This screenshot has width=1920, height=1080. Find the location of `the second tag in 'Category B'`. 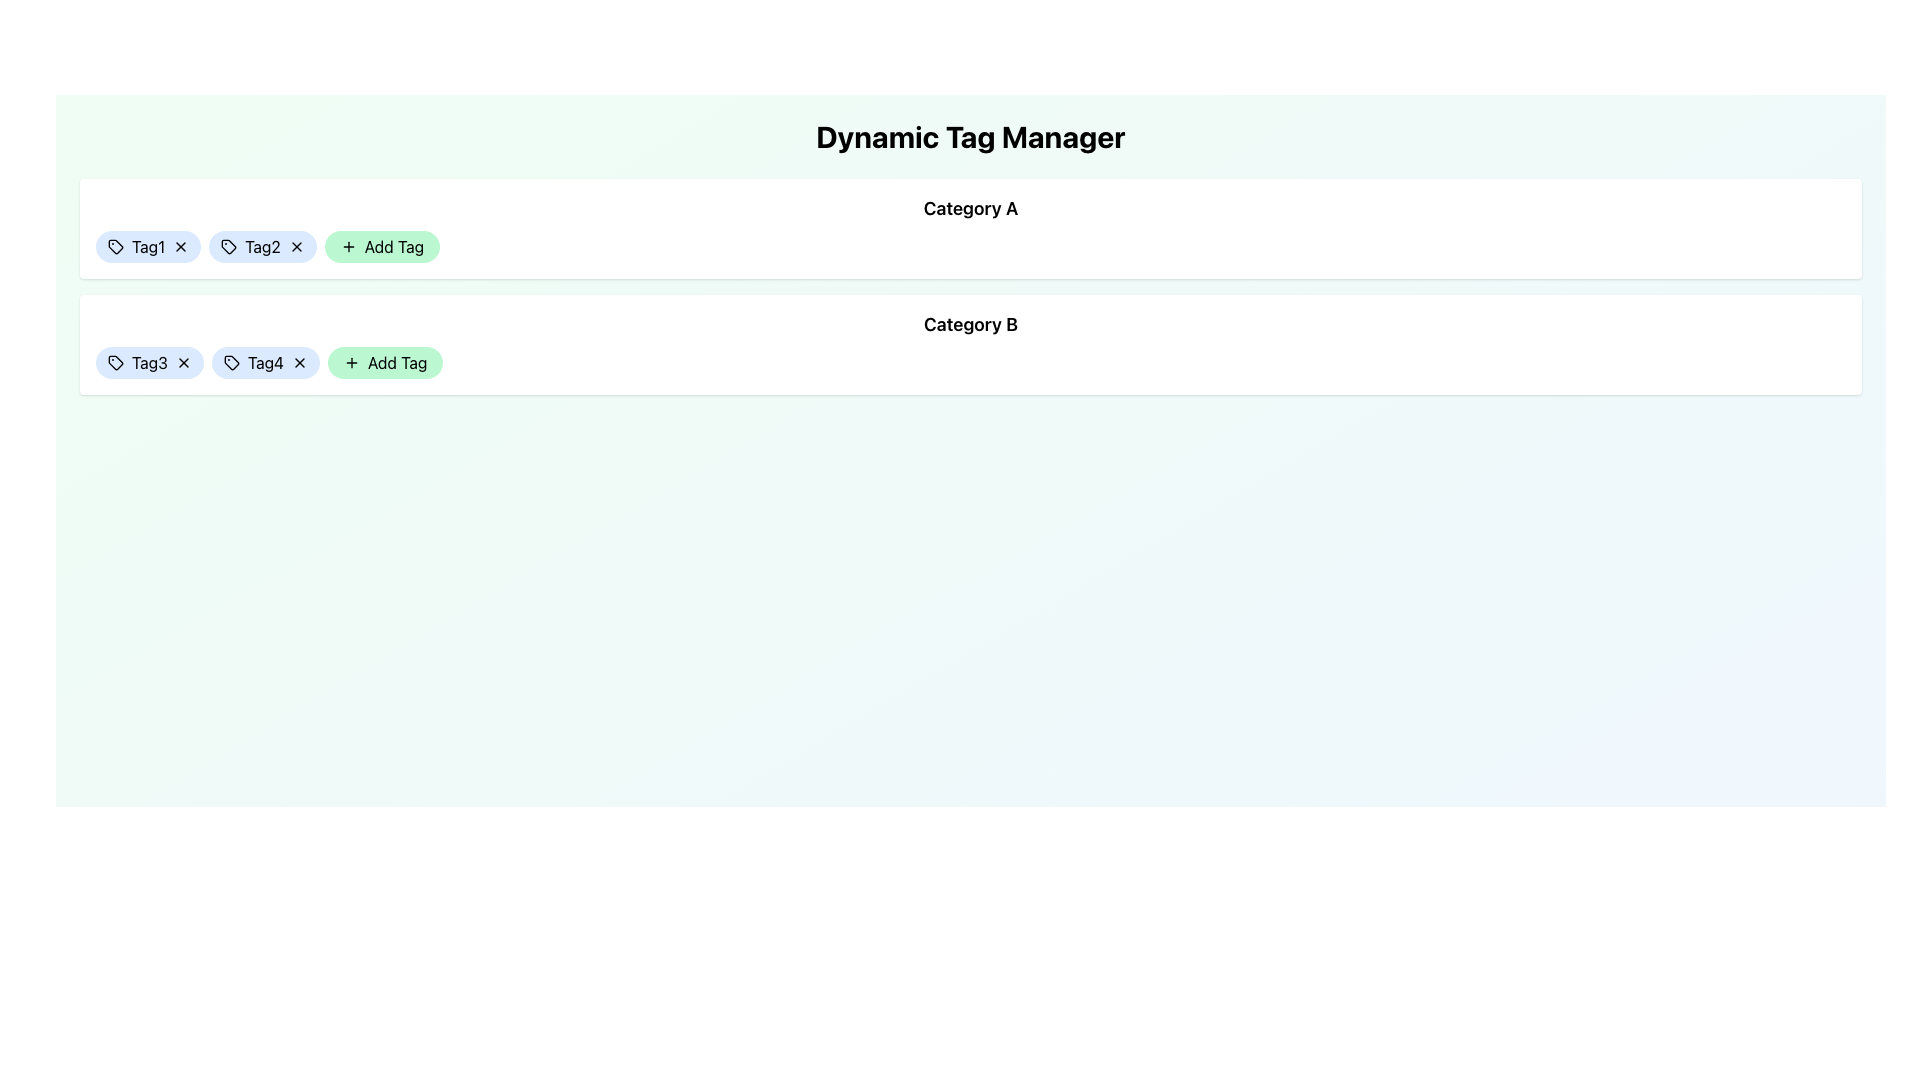

the second tag in 'Category B' is located at coordinates (264, 362).